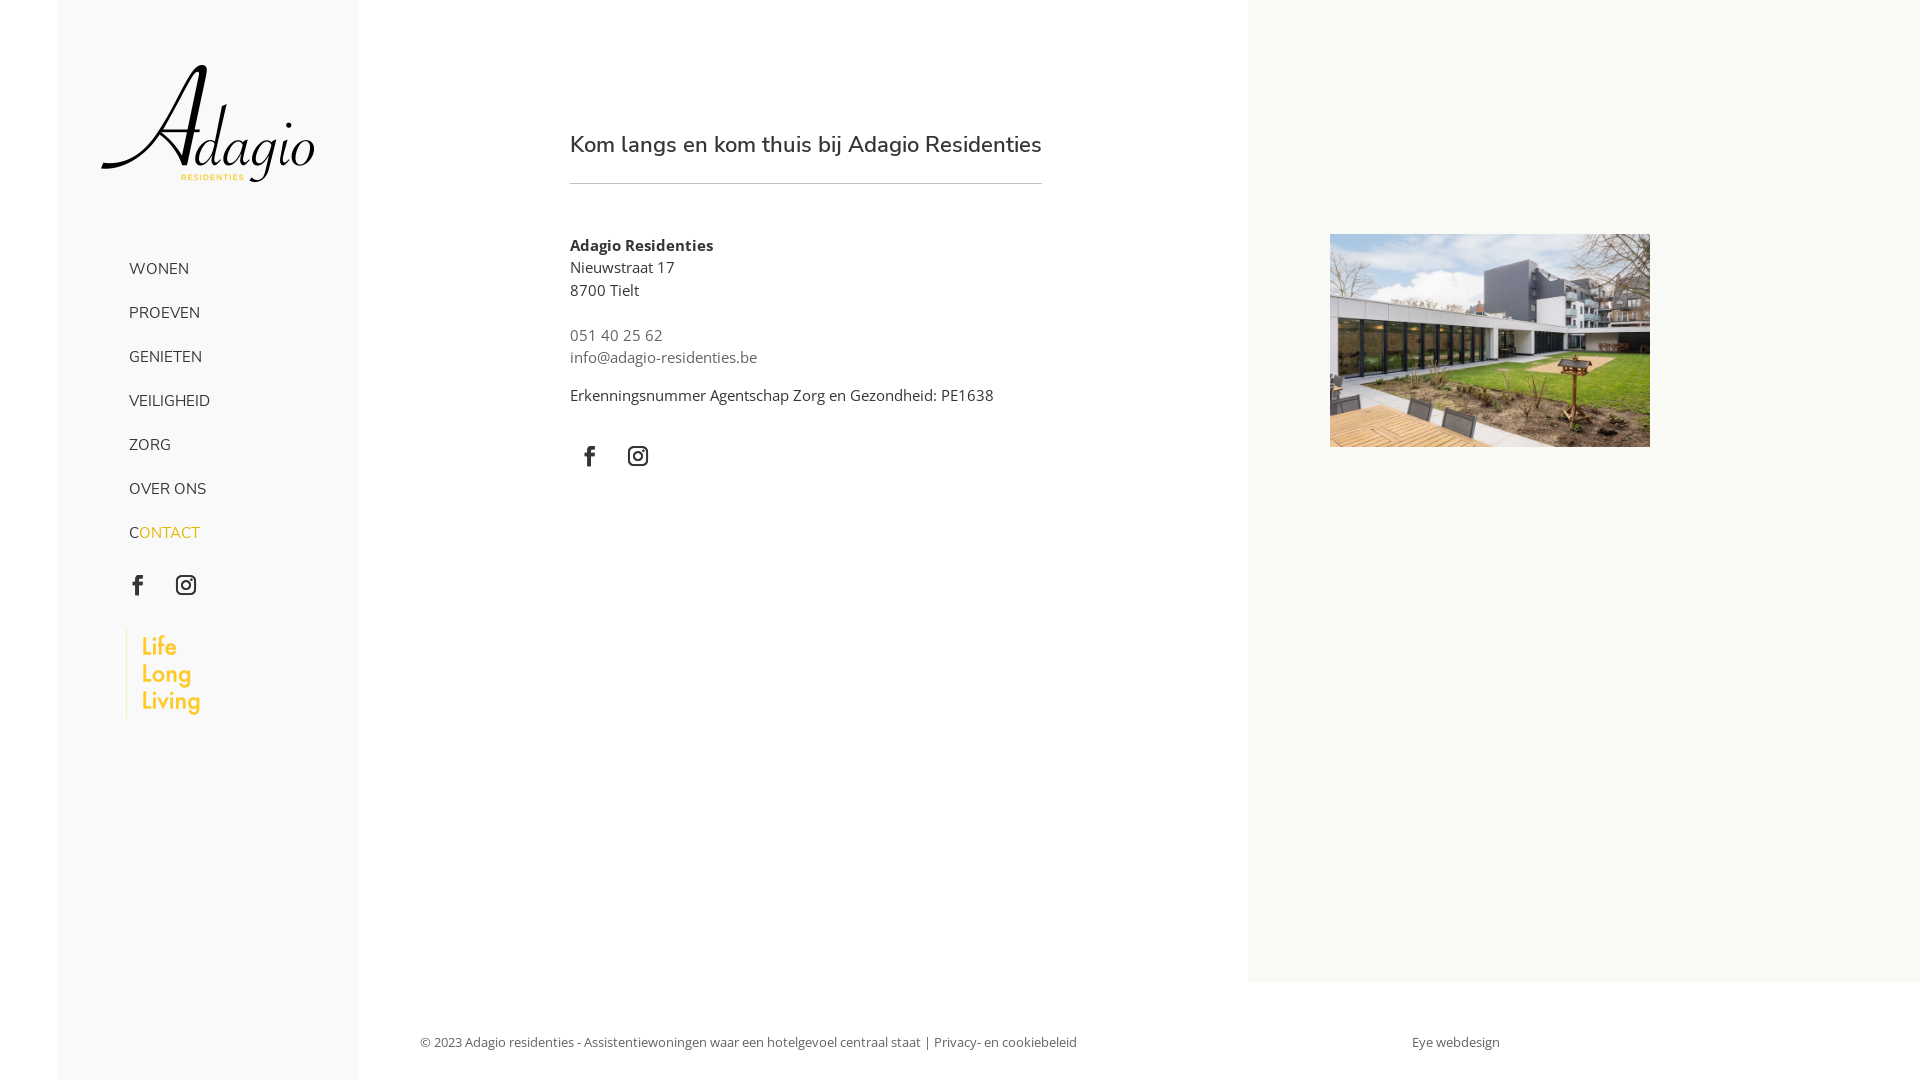 This screenshot has height=1080, width=1920. Describe the element at coordinates (207, 268) in the screenshot. I see `'WONEN'` at that location.